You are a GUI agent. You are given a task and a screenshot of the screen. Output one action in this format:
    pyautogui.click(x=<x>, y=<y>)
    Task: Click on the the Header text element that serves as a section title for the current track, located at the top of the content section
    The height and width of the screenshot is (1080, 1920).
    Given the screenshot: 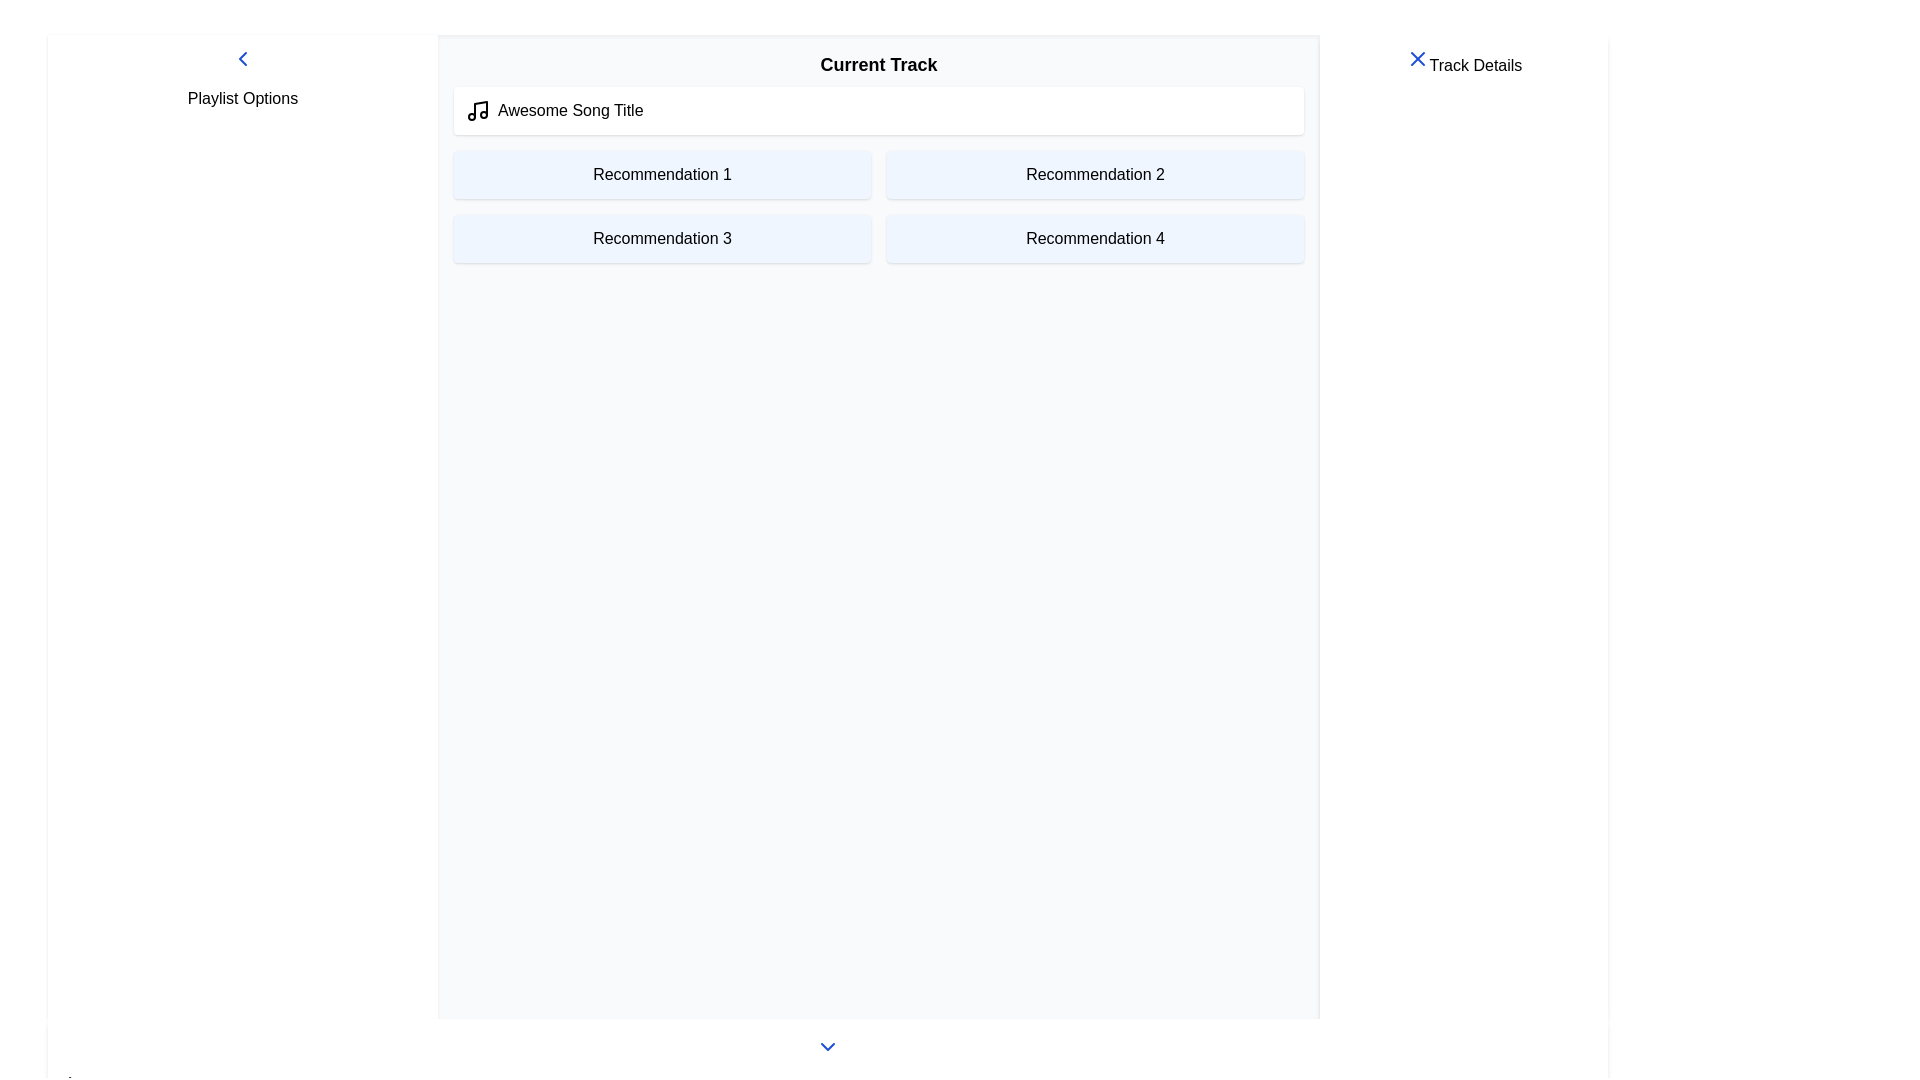 What is the action you would take?
    pyautogui.click(x=878, y=64)
    